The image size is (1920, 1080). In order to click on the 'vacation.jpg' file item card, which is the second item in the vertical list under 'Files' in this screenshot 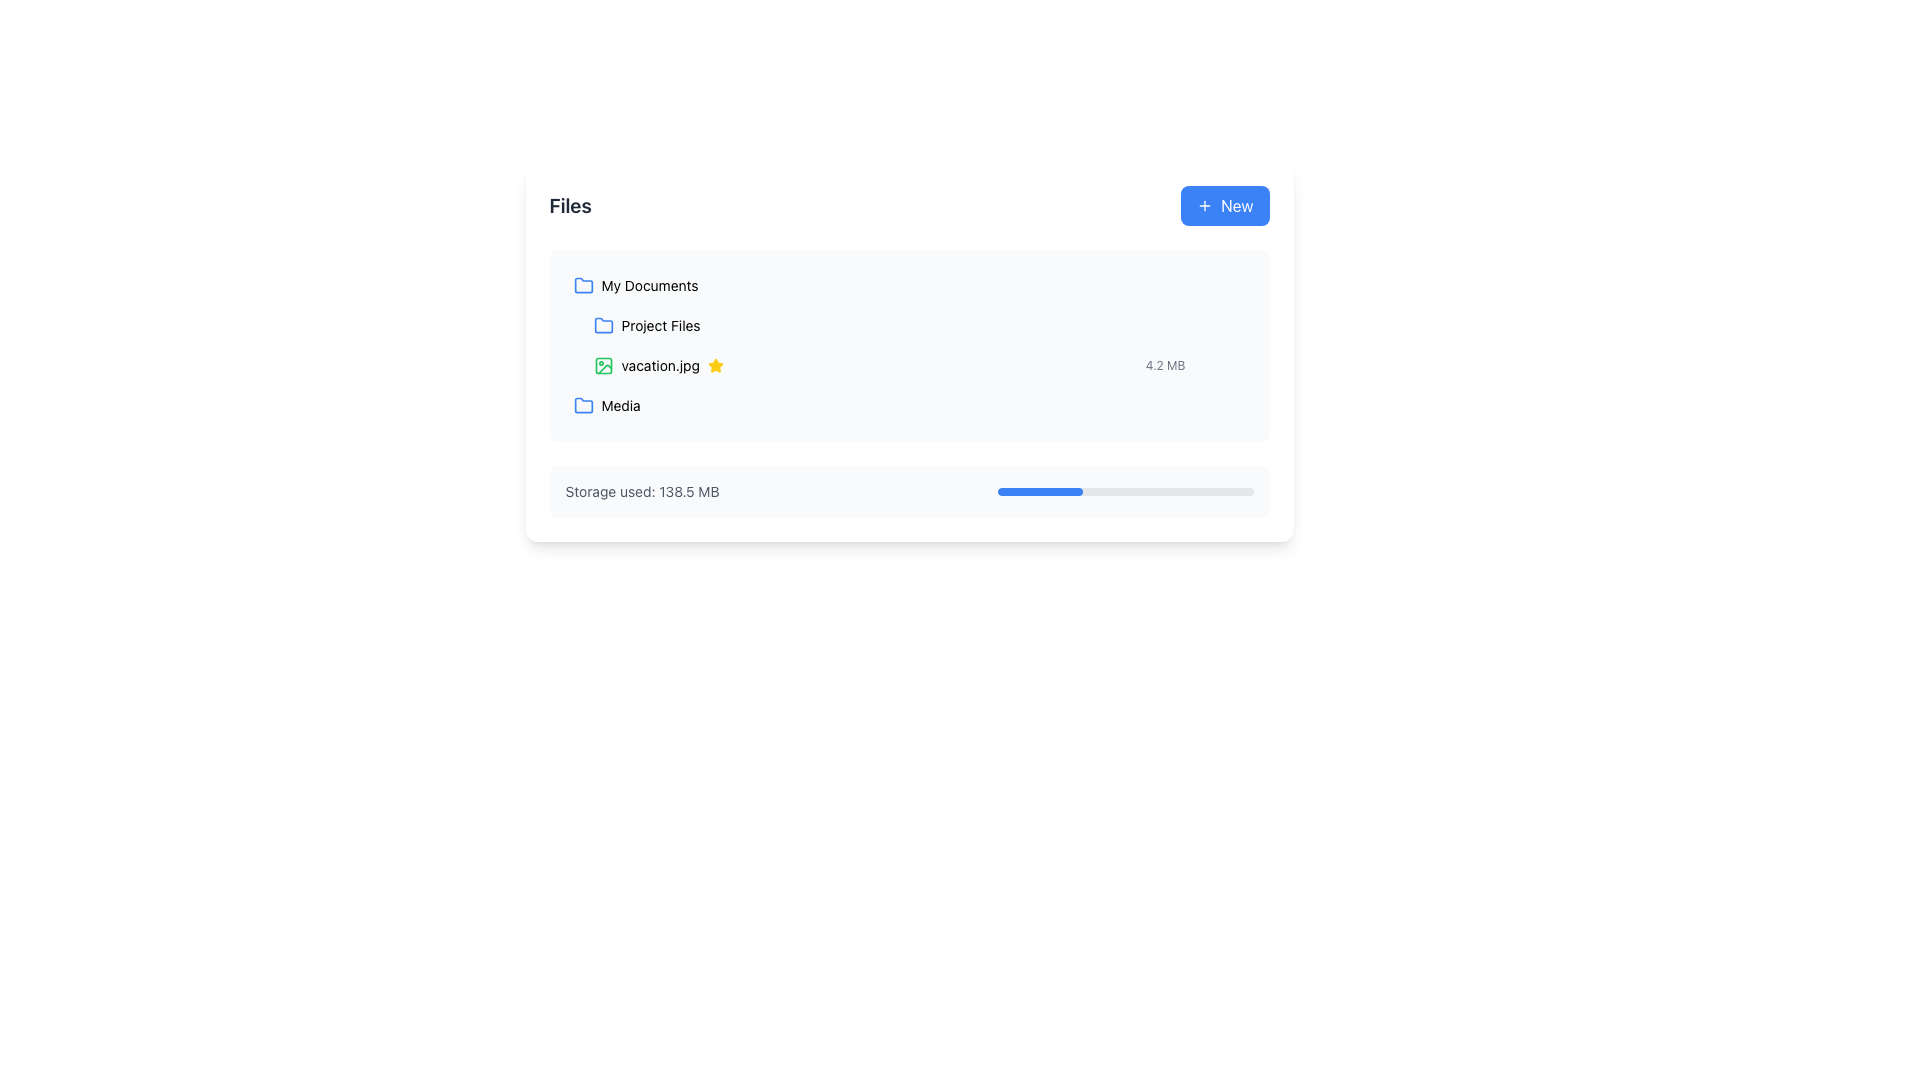, I will do `click(918, 366)`.